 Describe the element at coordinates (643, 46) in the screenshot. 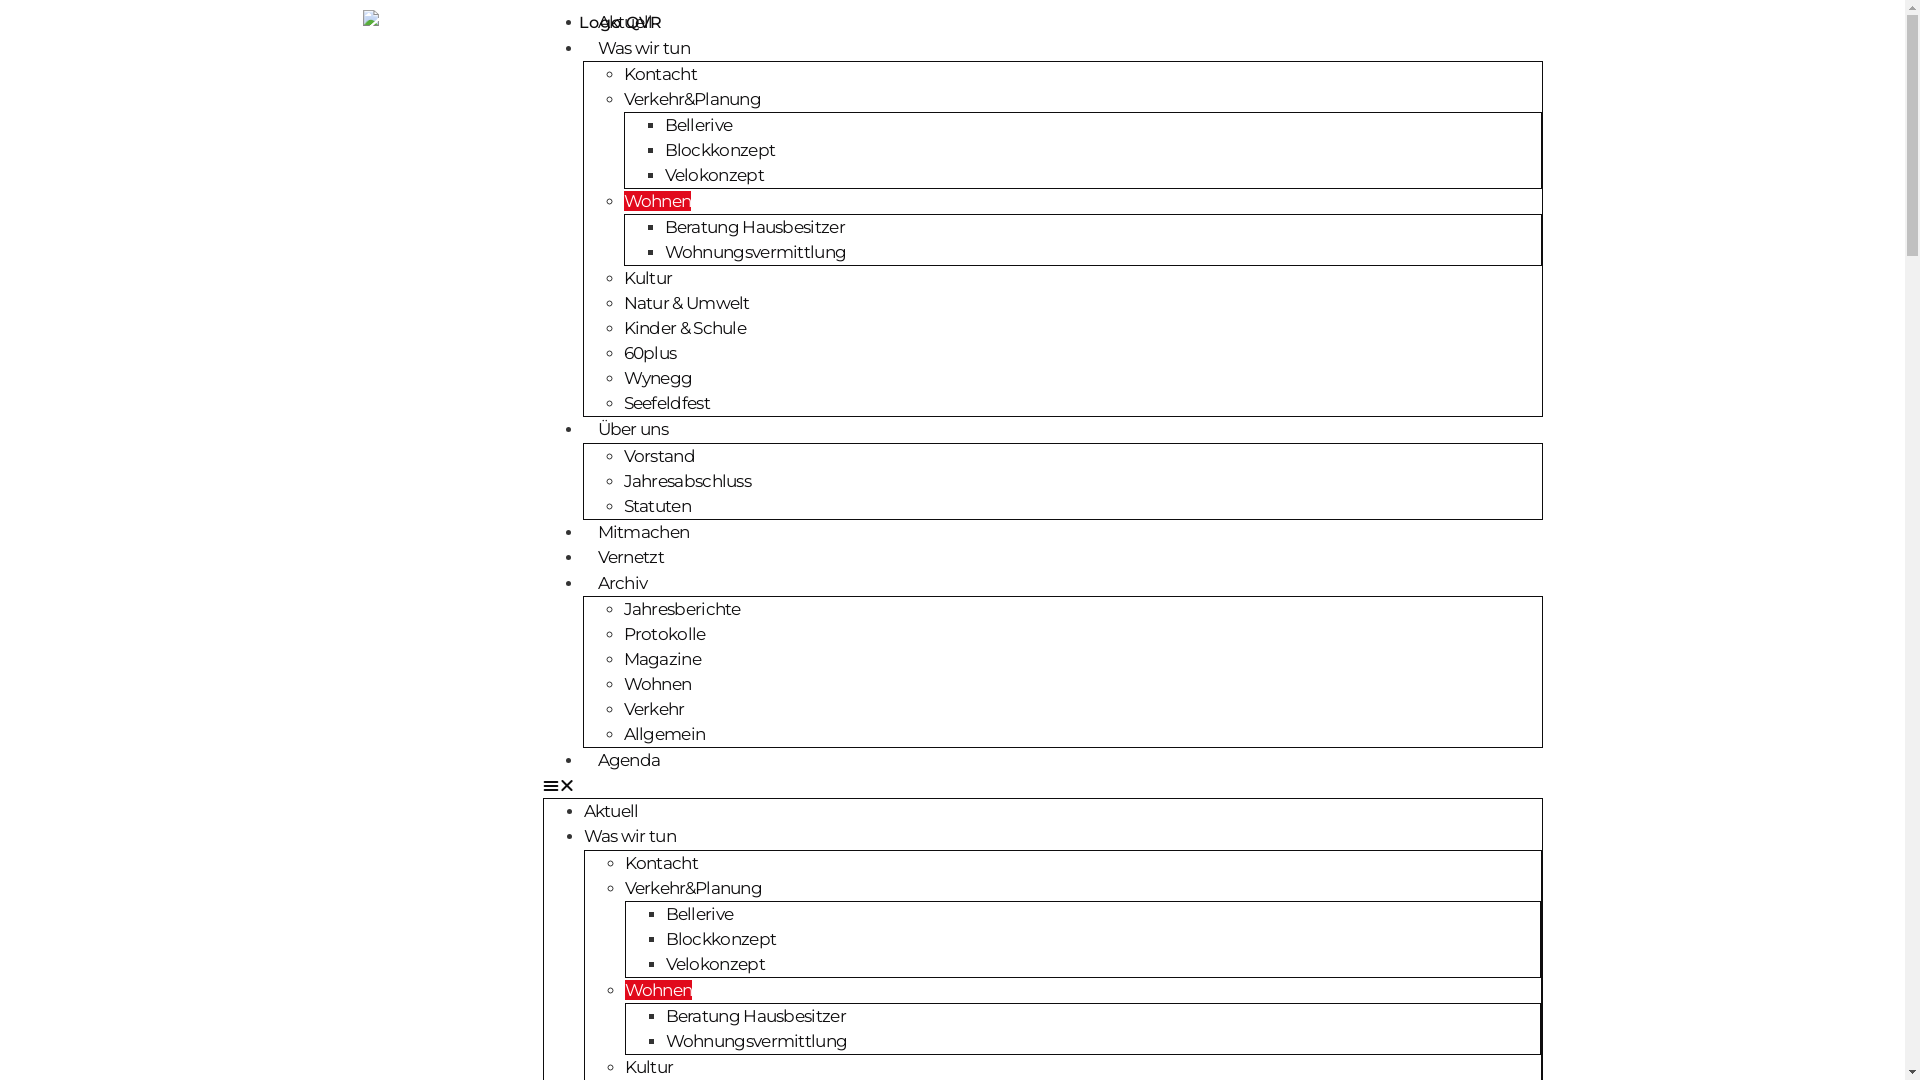

I see `'Was wir tun'` at that location.